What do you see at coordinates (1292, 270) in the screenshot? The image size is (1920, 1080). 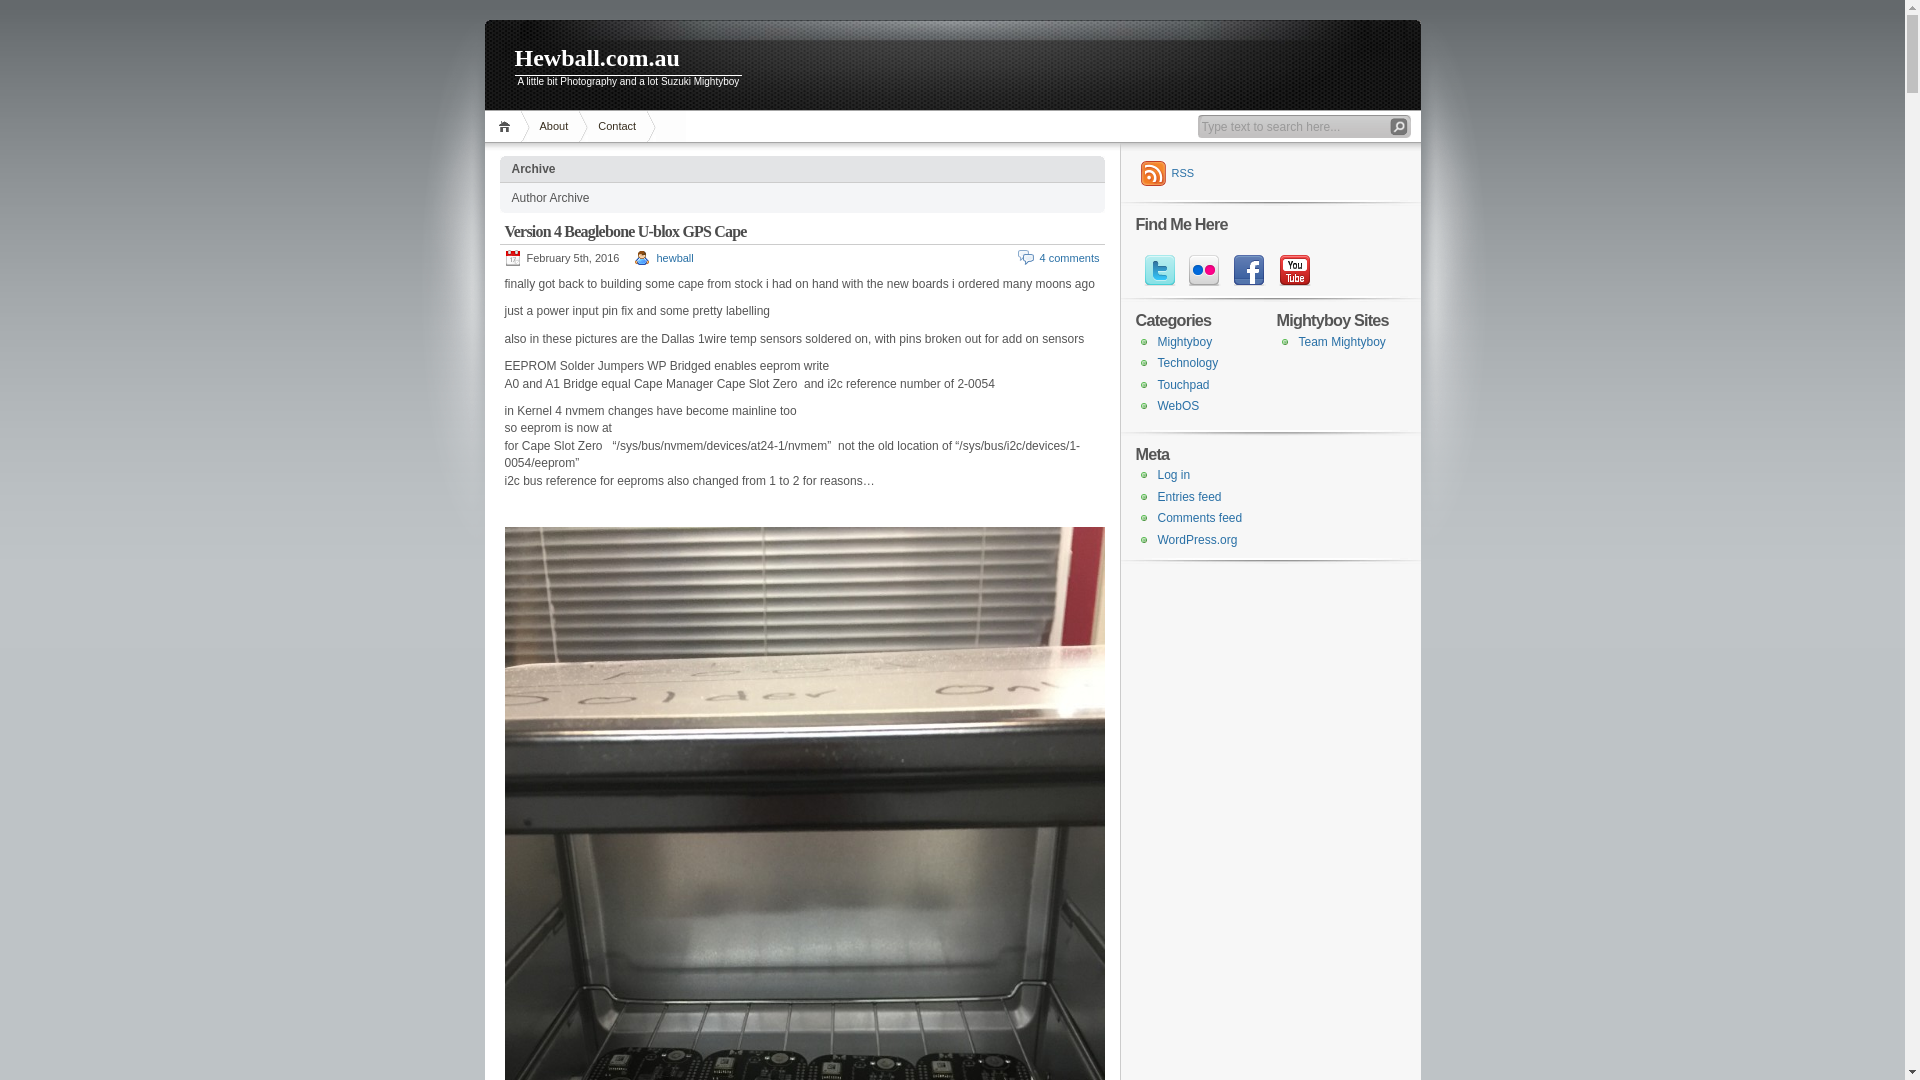 I see `'youtube'` at bounding box center [1292, 270].